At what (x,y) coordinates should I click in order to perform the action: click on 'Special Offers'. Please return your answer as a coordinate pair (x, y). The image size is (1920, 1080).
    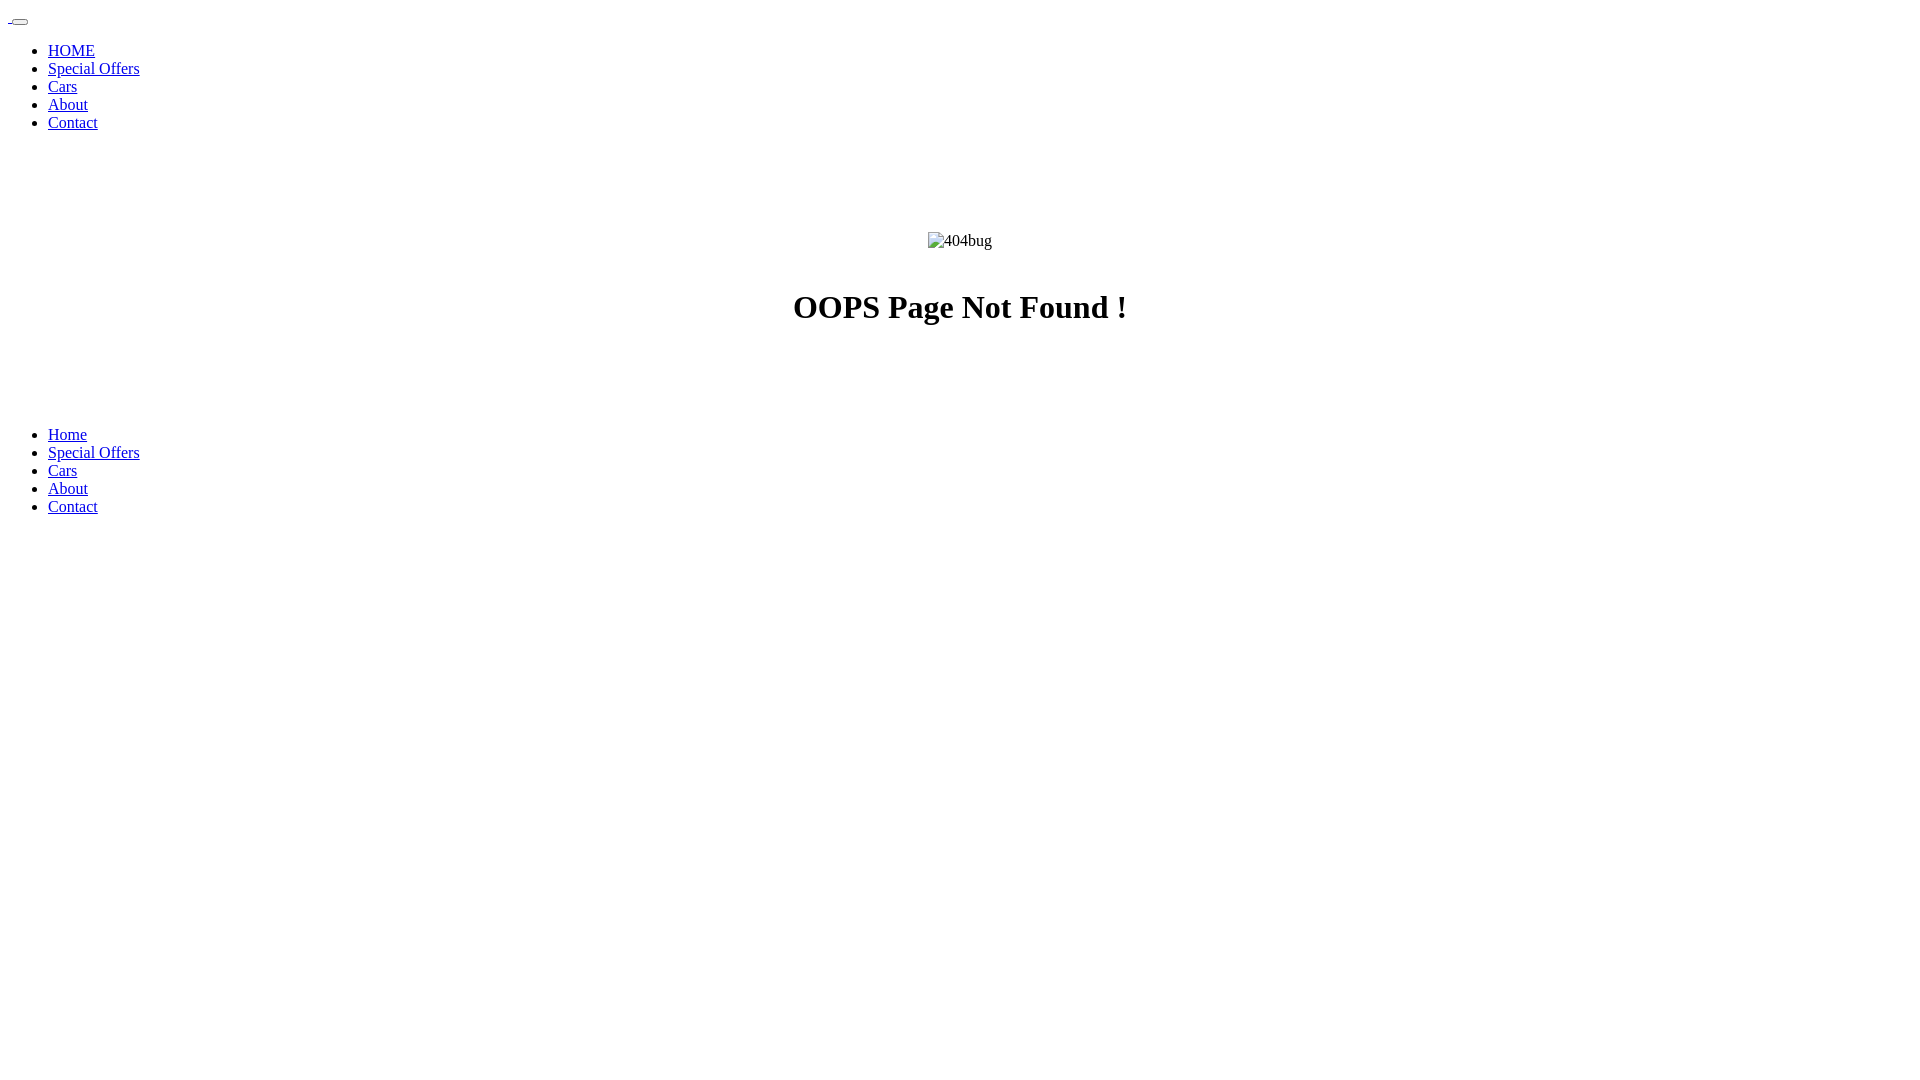
    Looking at the image, I should click on (93, 452).